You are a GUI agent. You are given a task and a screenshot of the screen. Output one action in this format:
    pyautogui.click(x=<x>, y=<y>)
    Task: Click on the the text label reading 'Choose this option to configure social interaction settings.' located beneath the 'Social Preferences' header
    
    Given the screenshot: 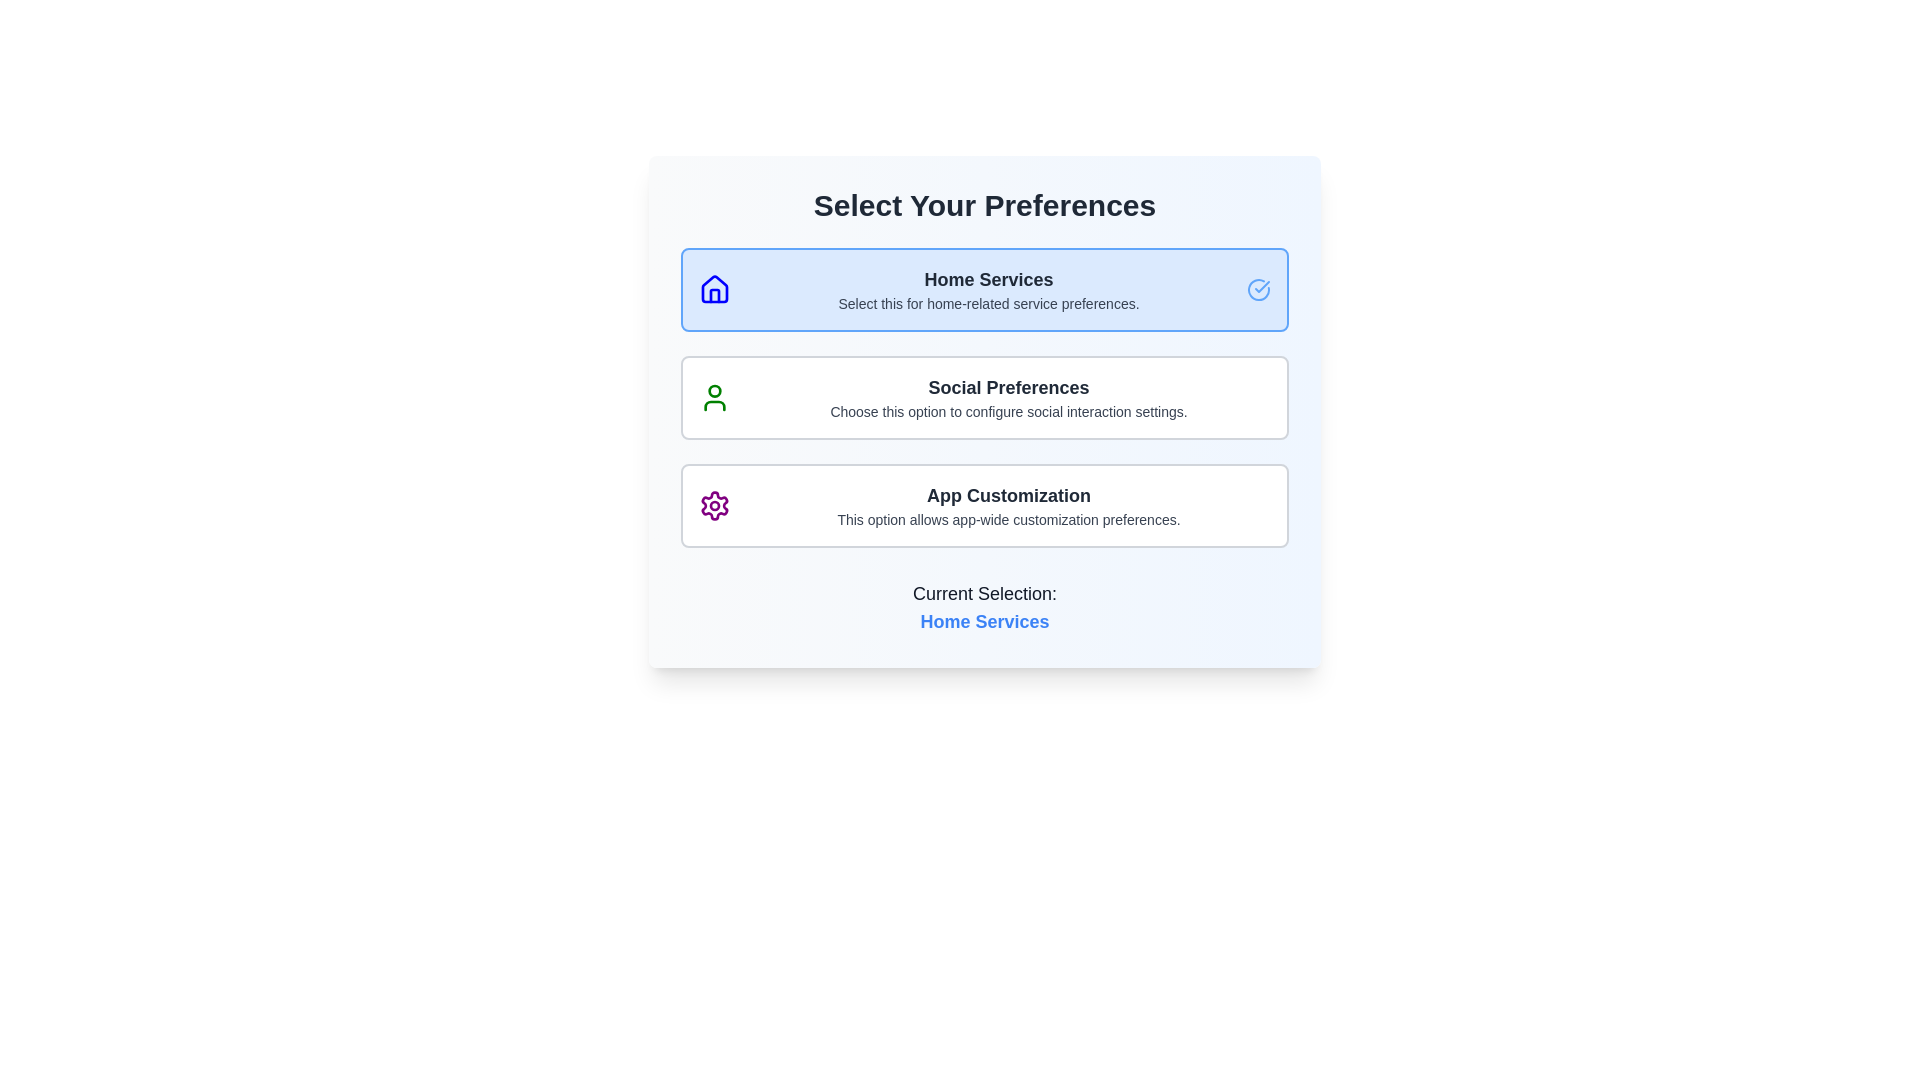 What is the action you would take?
    pyautogui.click(x=1008, y=411)
    